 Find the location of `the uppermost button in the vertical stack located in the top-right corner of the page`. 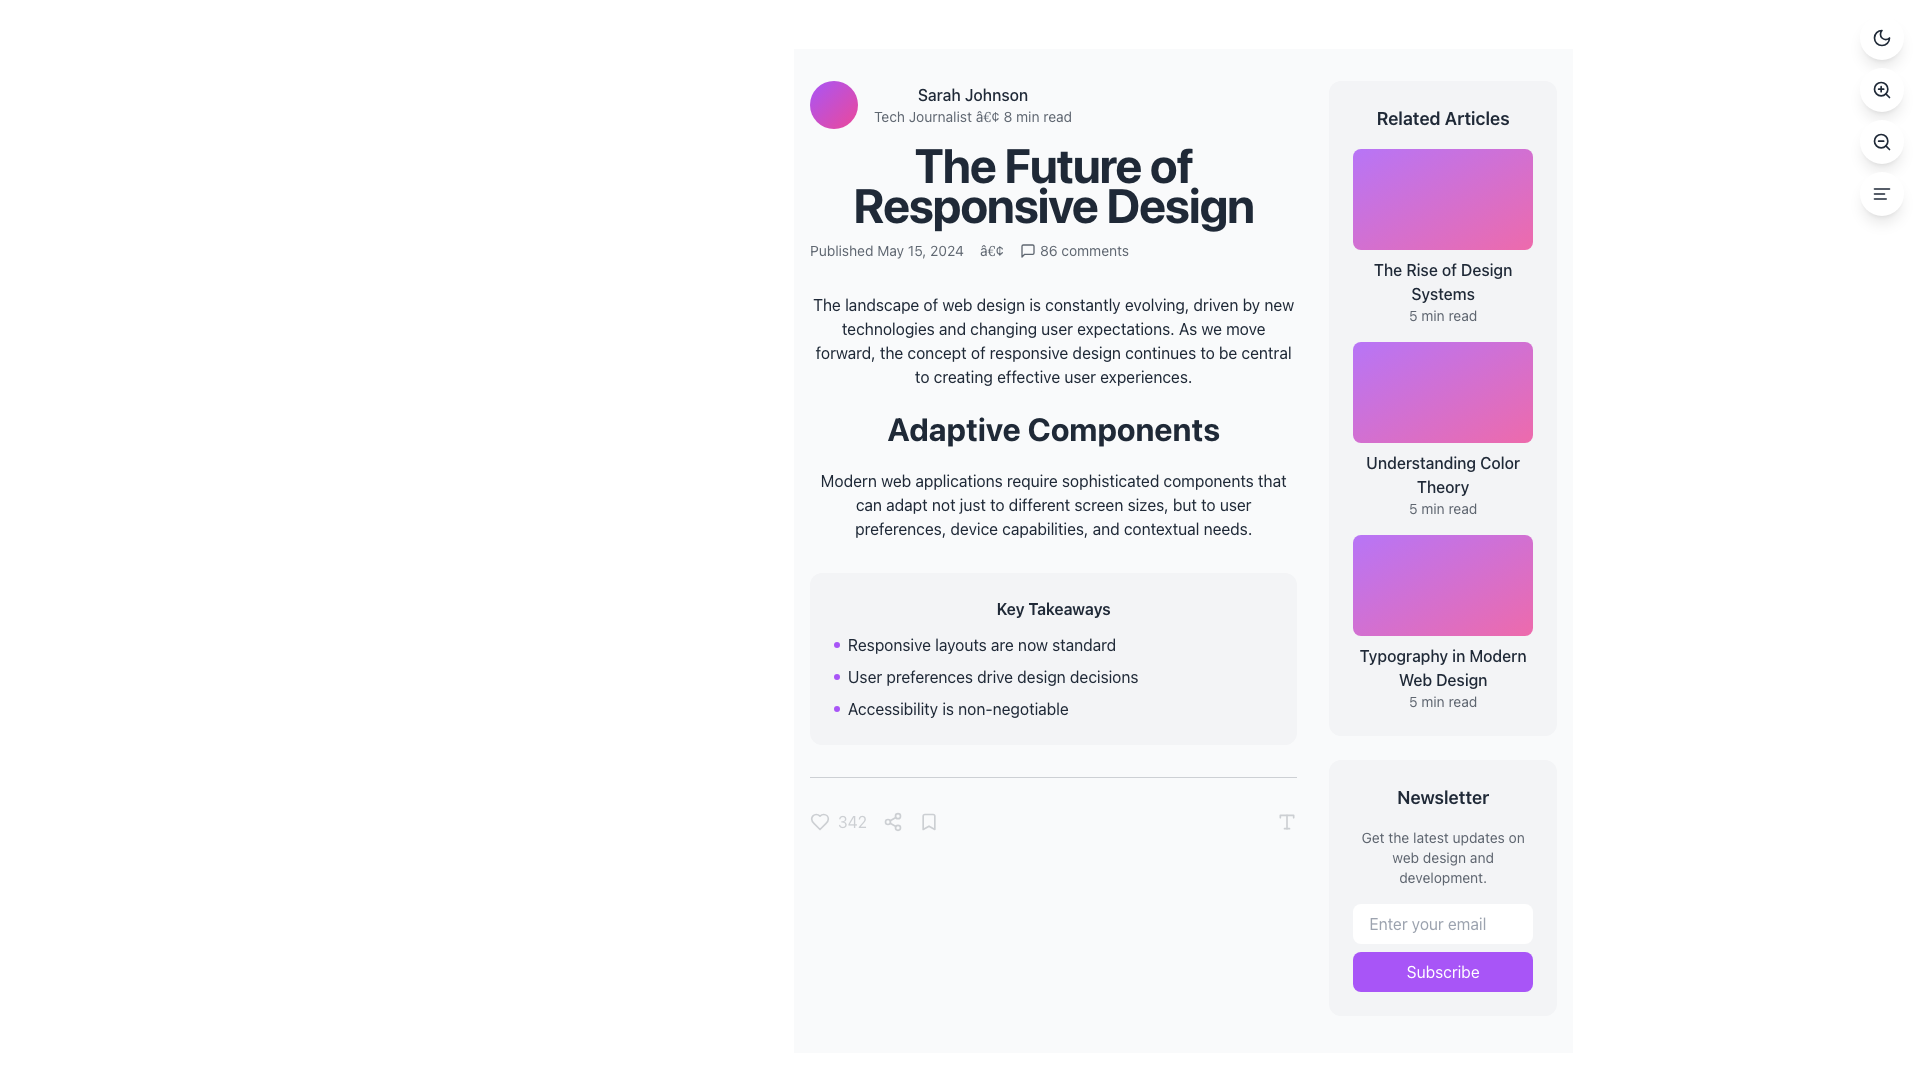

the uppermost button in the vertical stack located in the top-right corner of the page is located at coordinates (1880, 38).